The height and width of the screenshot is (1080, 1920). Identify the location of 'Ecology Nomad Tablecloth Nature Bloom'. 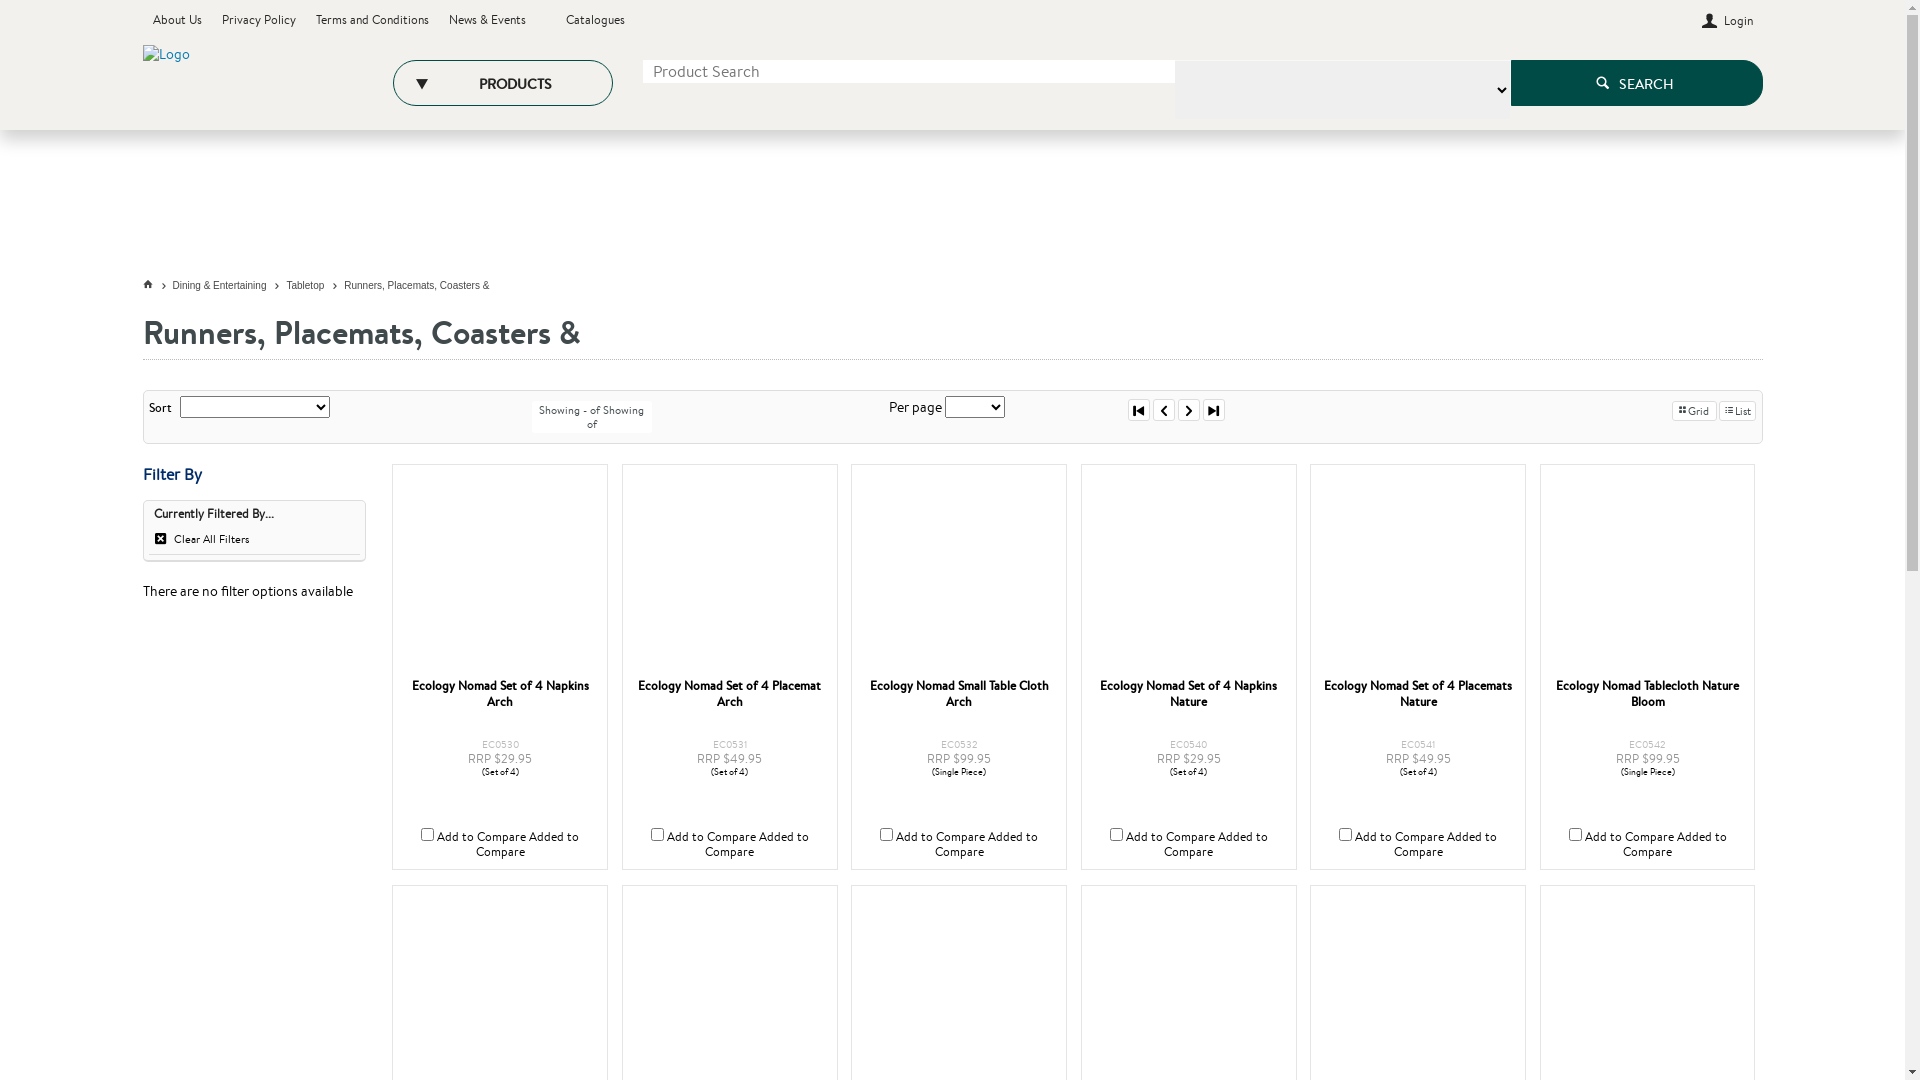
(1647, 571).